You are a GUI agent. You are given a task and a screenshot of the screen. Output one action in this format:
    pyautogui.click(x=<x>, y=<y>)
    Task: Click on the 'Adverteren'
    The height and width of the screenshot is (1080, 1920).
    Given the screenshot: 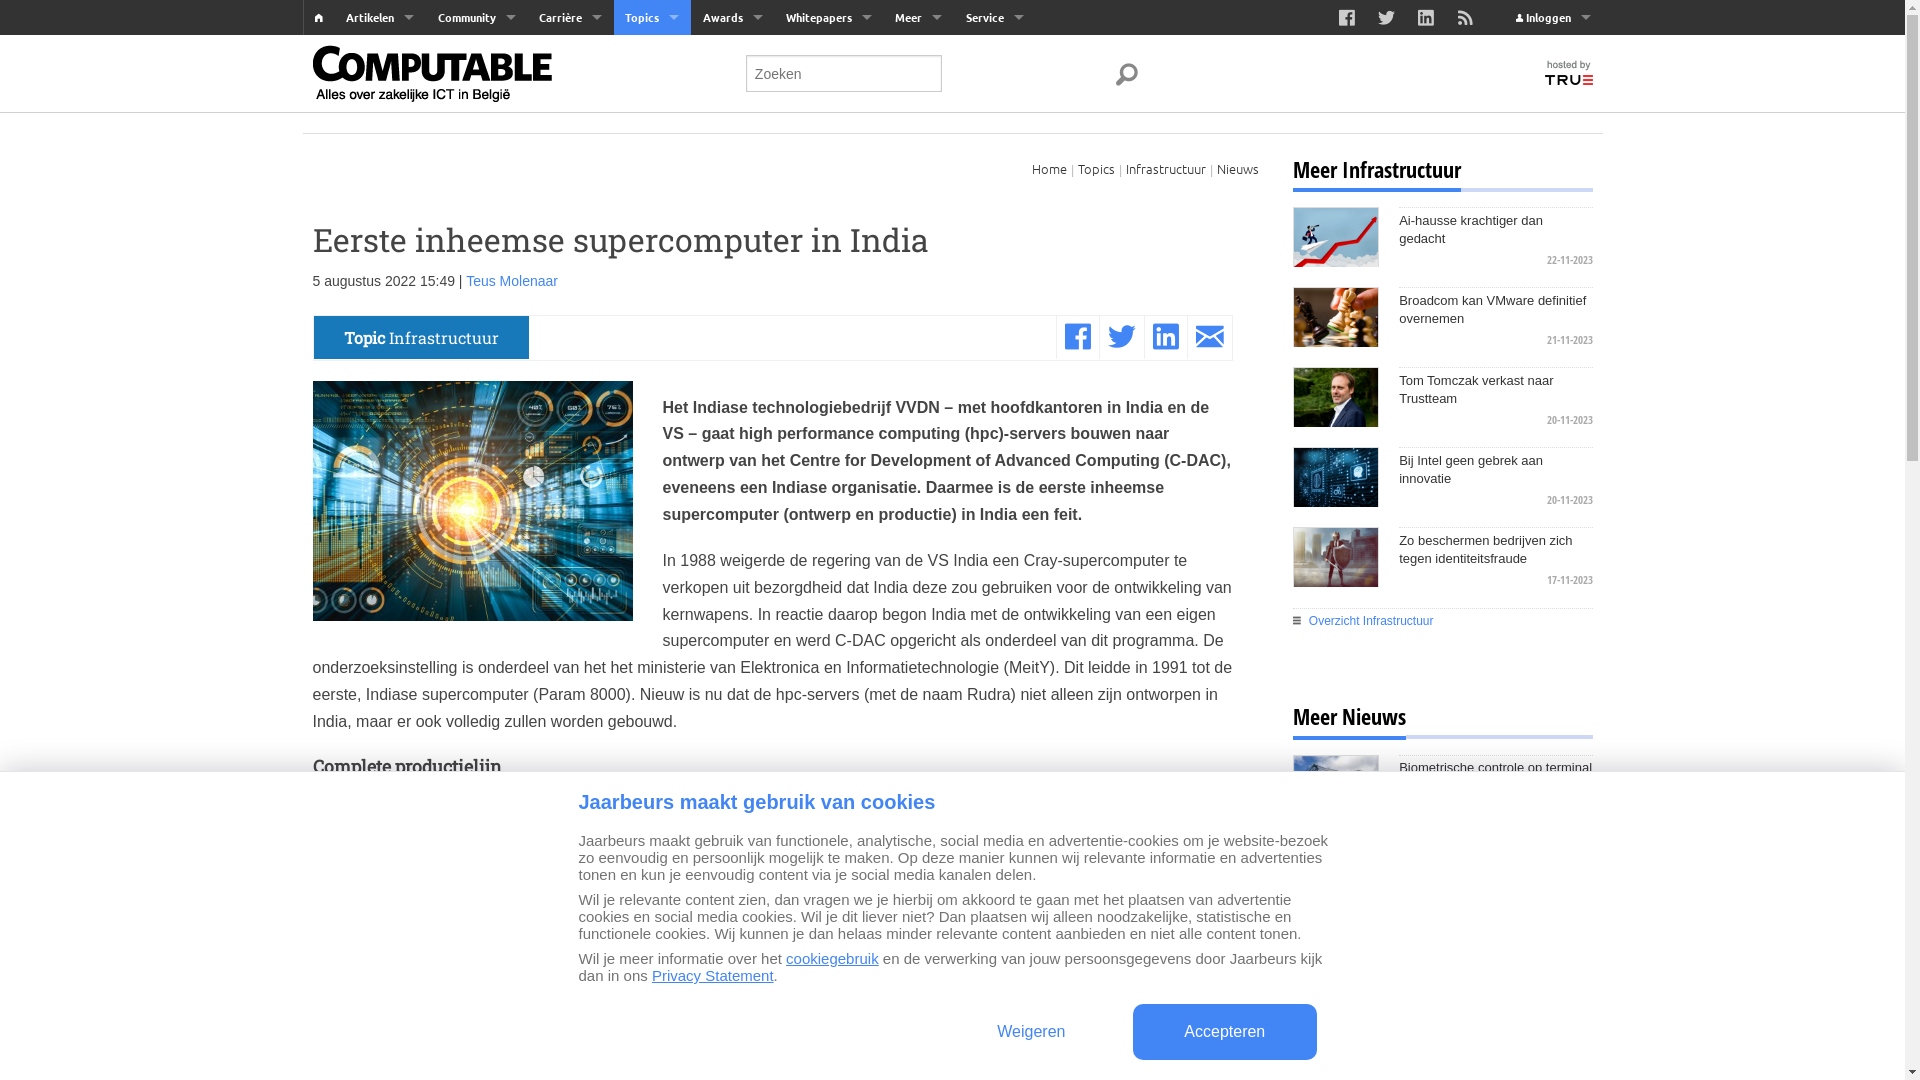 What is the action you would take?
    pyautogui.click(x=994, y=87)
    